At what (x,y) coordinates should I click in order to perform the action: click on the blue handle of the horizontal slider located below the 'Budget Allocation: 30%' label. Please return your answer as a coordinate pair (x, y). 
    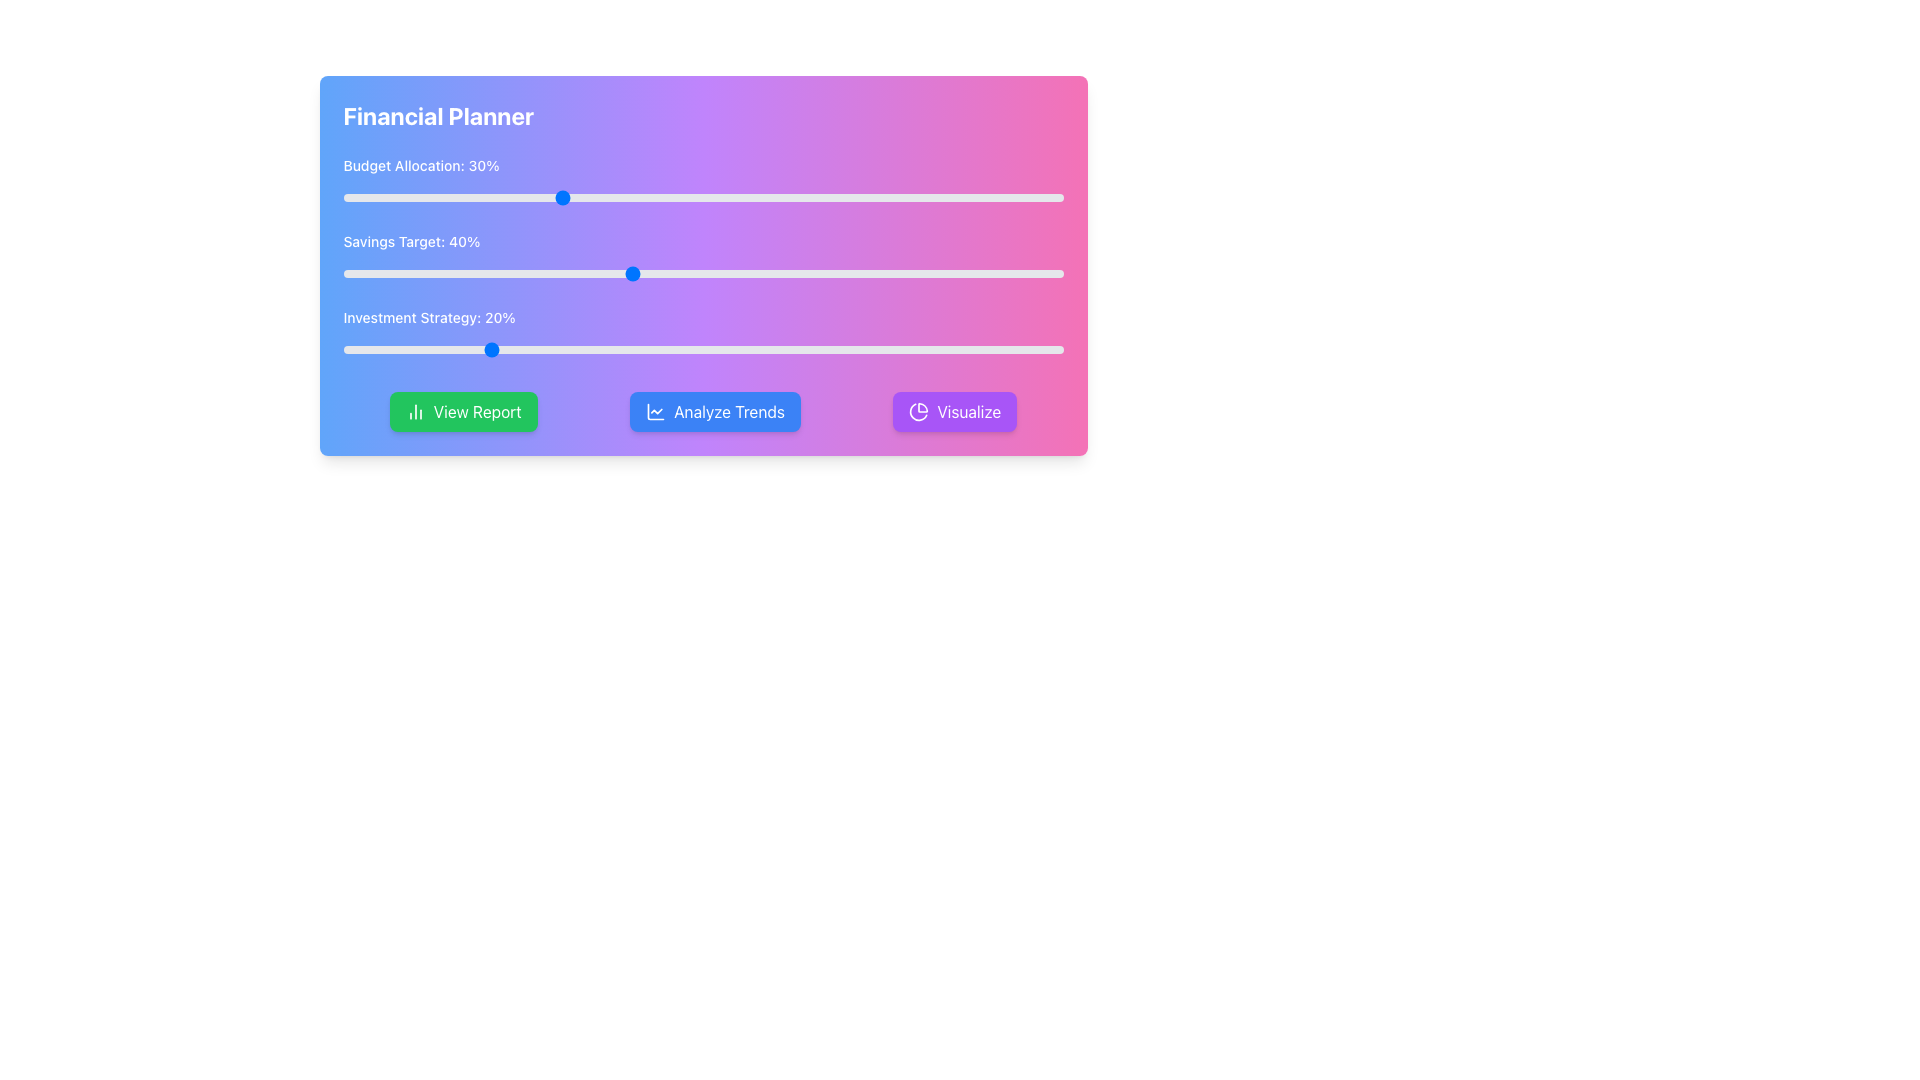
    Looking at the image, I should click on (703, 197).